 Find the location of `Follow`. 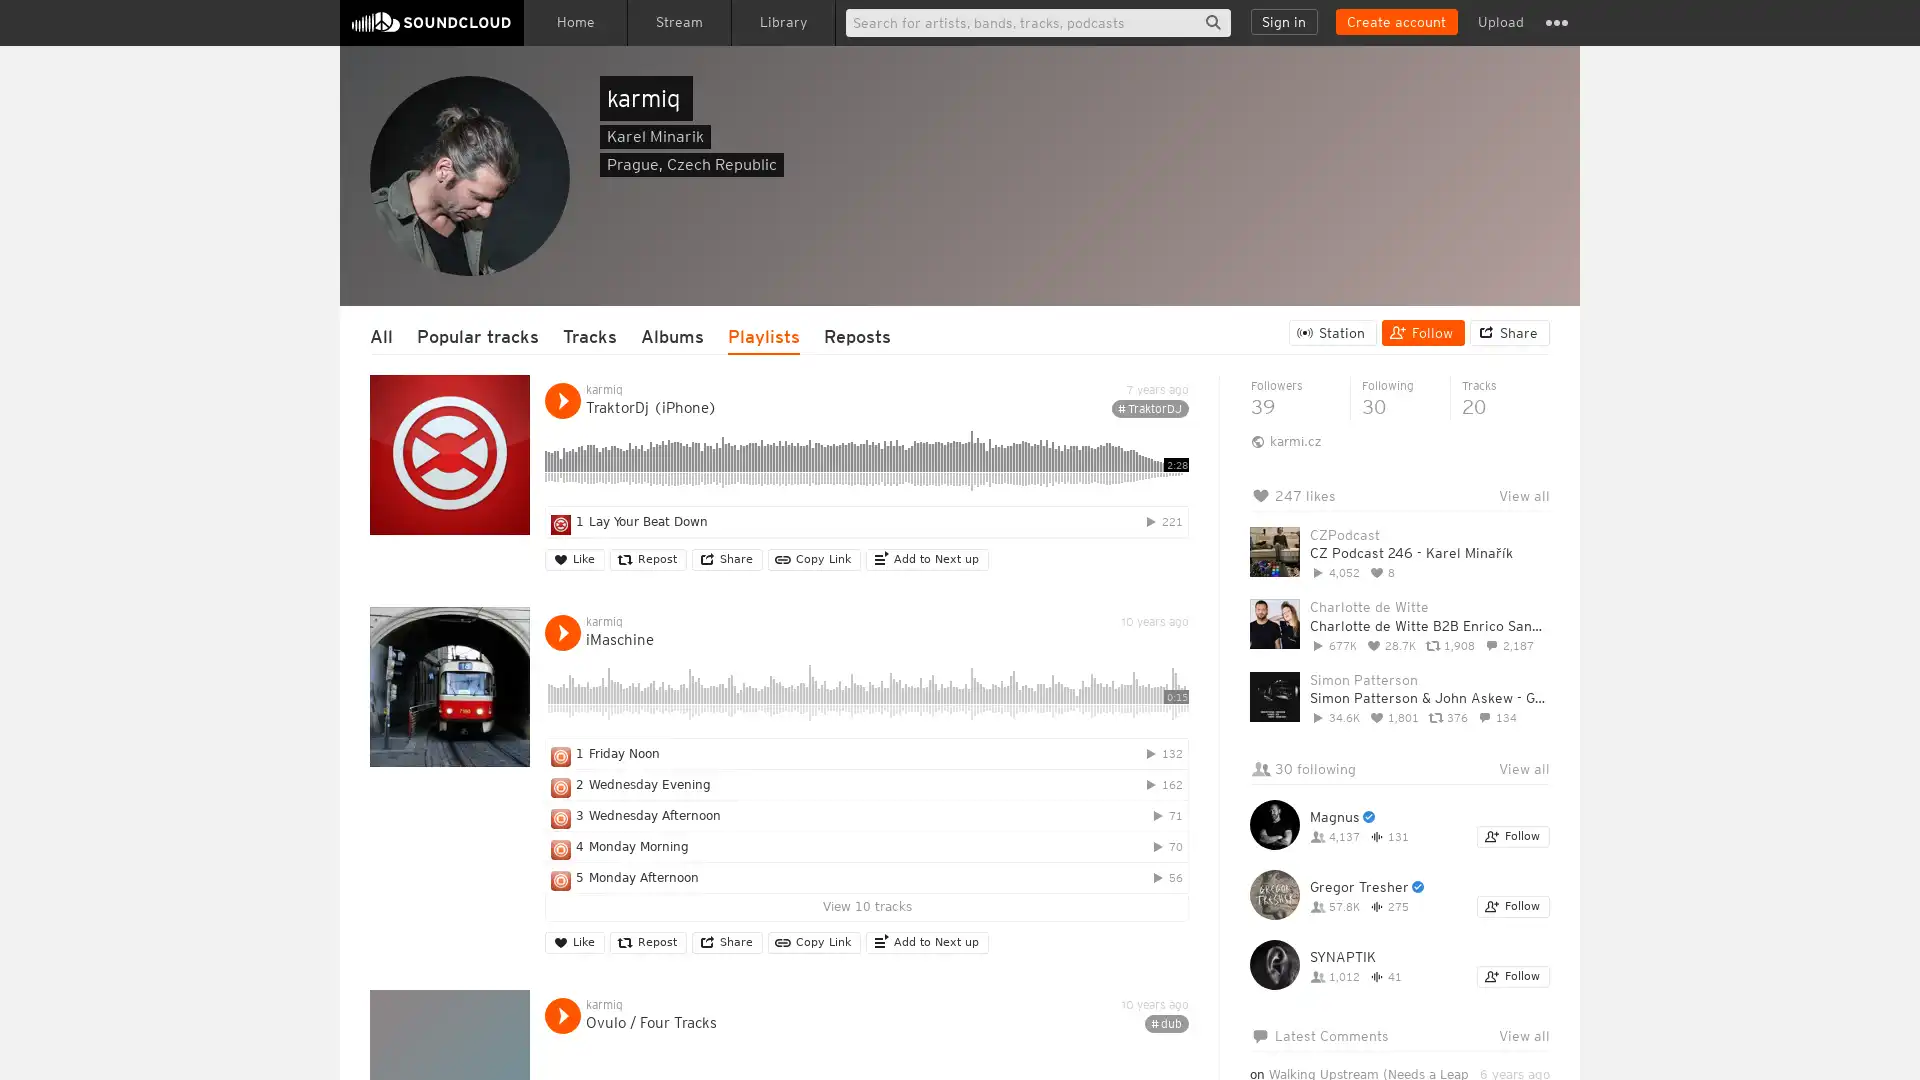

Follow is located at coordinates (1422, 331).